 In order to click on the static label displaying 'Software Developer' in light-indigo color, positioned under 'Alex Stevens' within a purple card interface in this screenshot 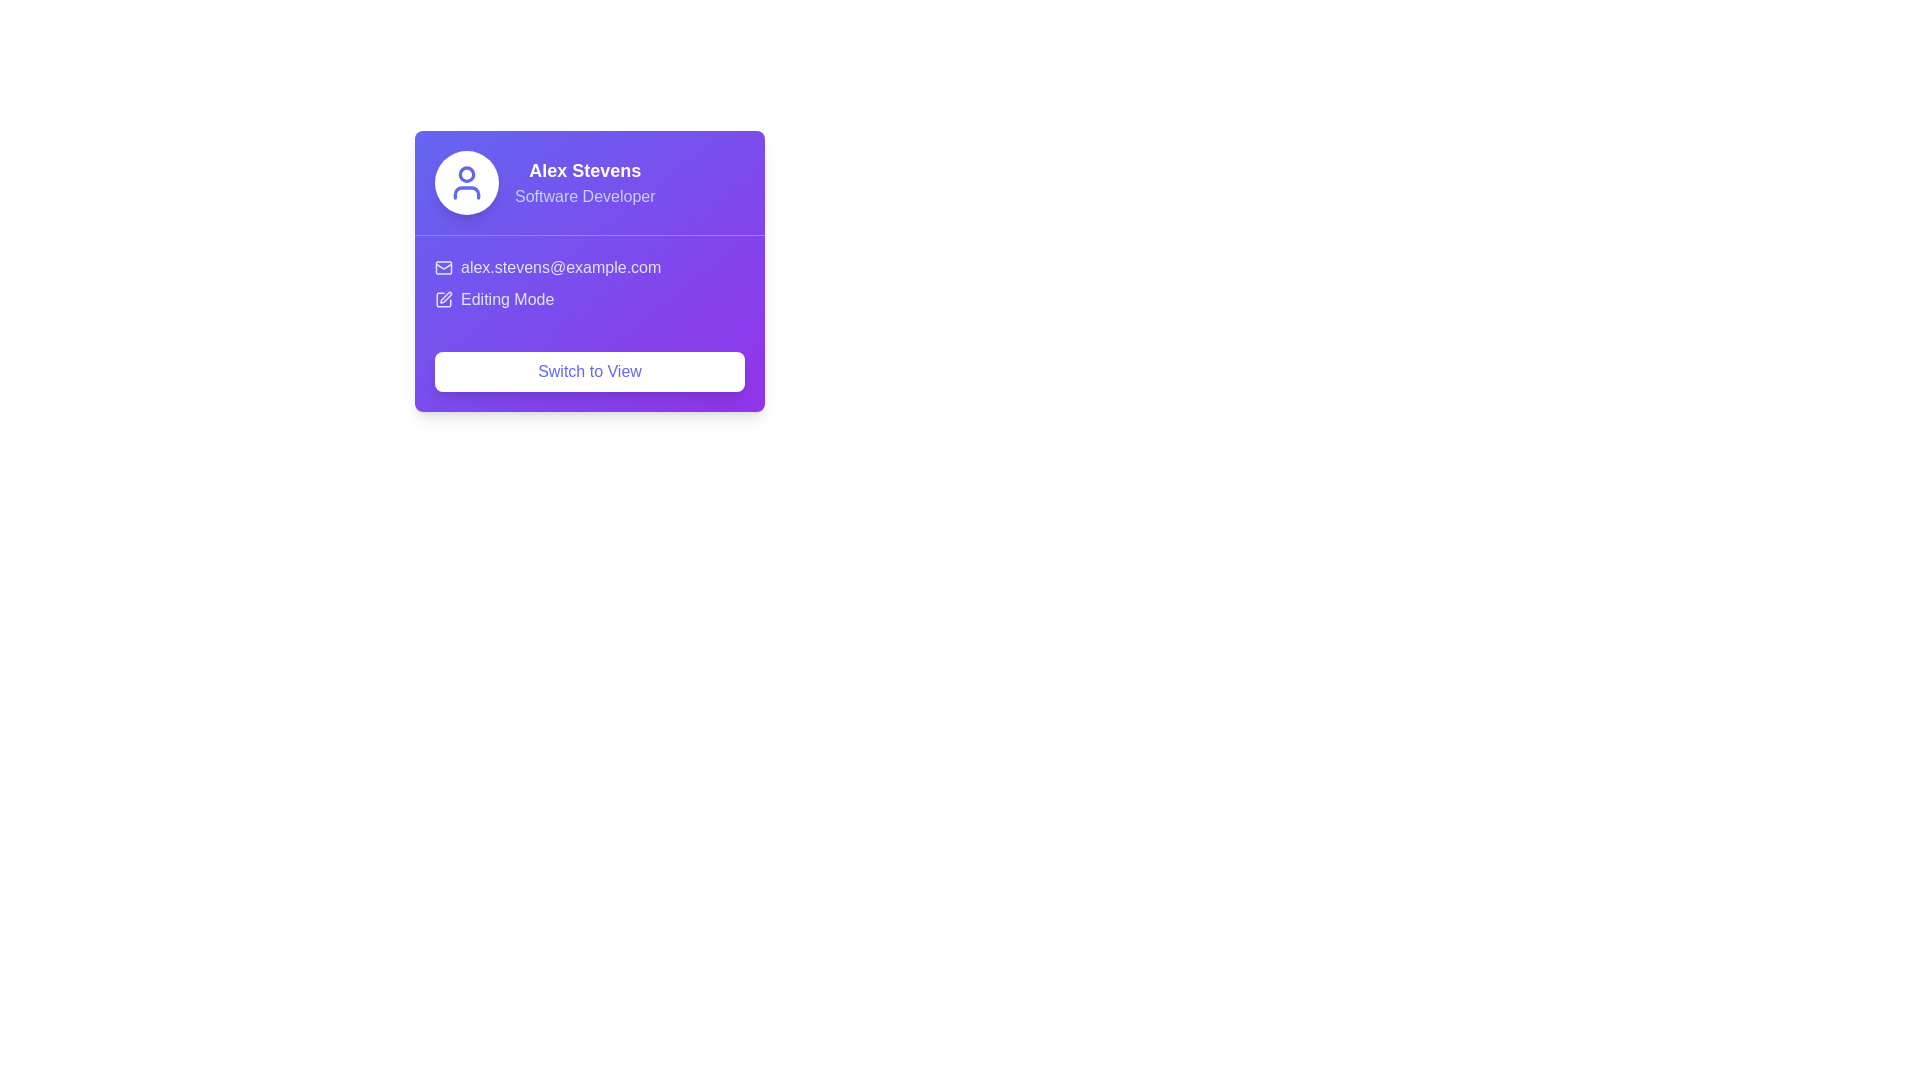, I will do `click(584, 196)`.